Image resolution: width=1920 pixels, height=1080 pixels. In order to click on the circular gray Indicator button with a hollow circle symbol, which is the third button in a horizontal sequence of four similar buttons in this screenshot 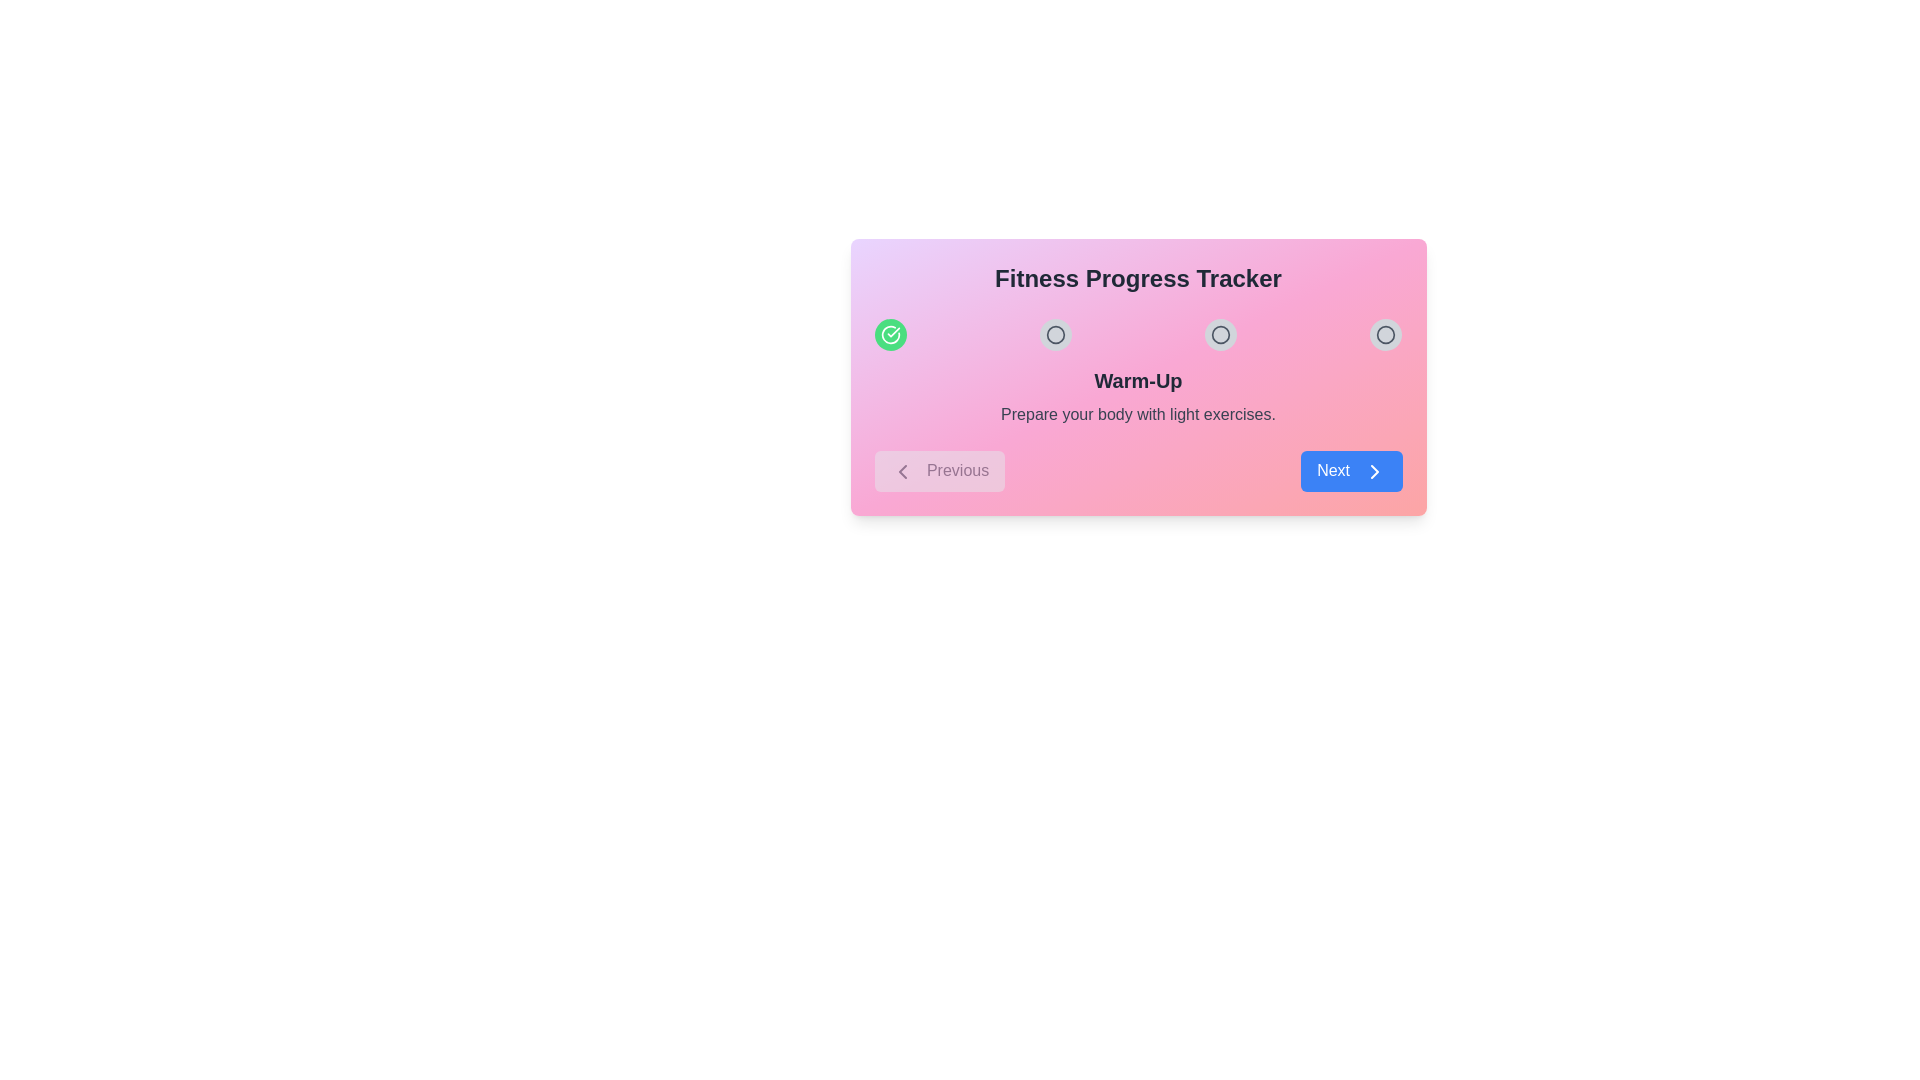, I will do `click(1220, 334)`.